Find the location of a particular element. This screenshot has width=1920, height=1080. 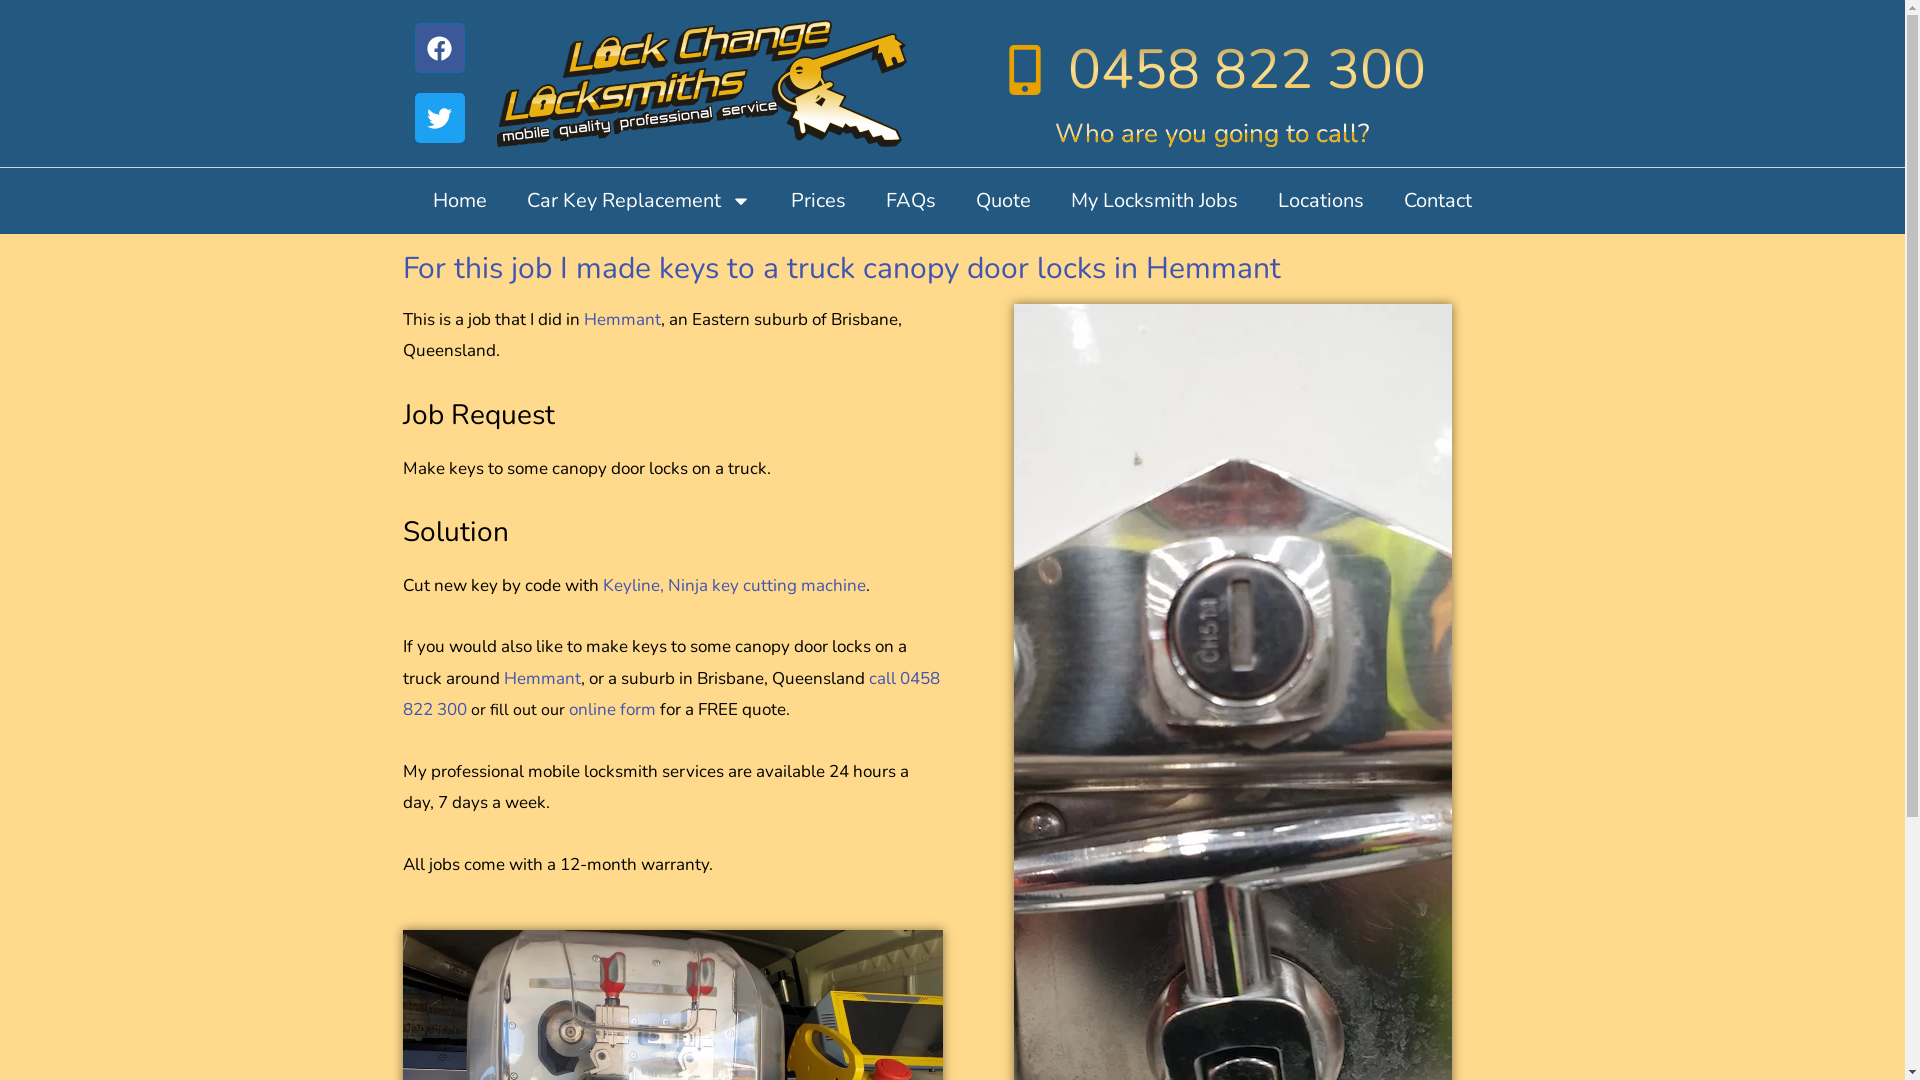

'online form' is located at coordinates (610, 708).